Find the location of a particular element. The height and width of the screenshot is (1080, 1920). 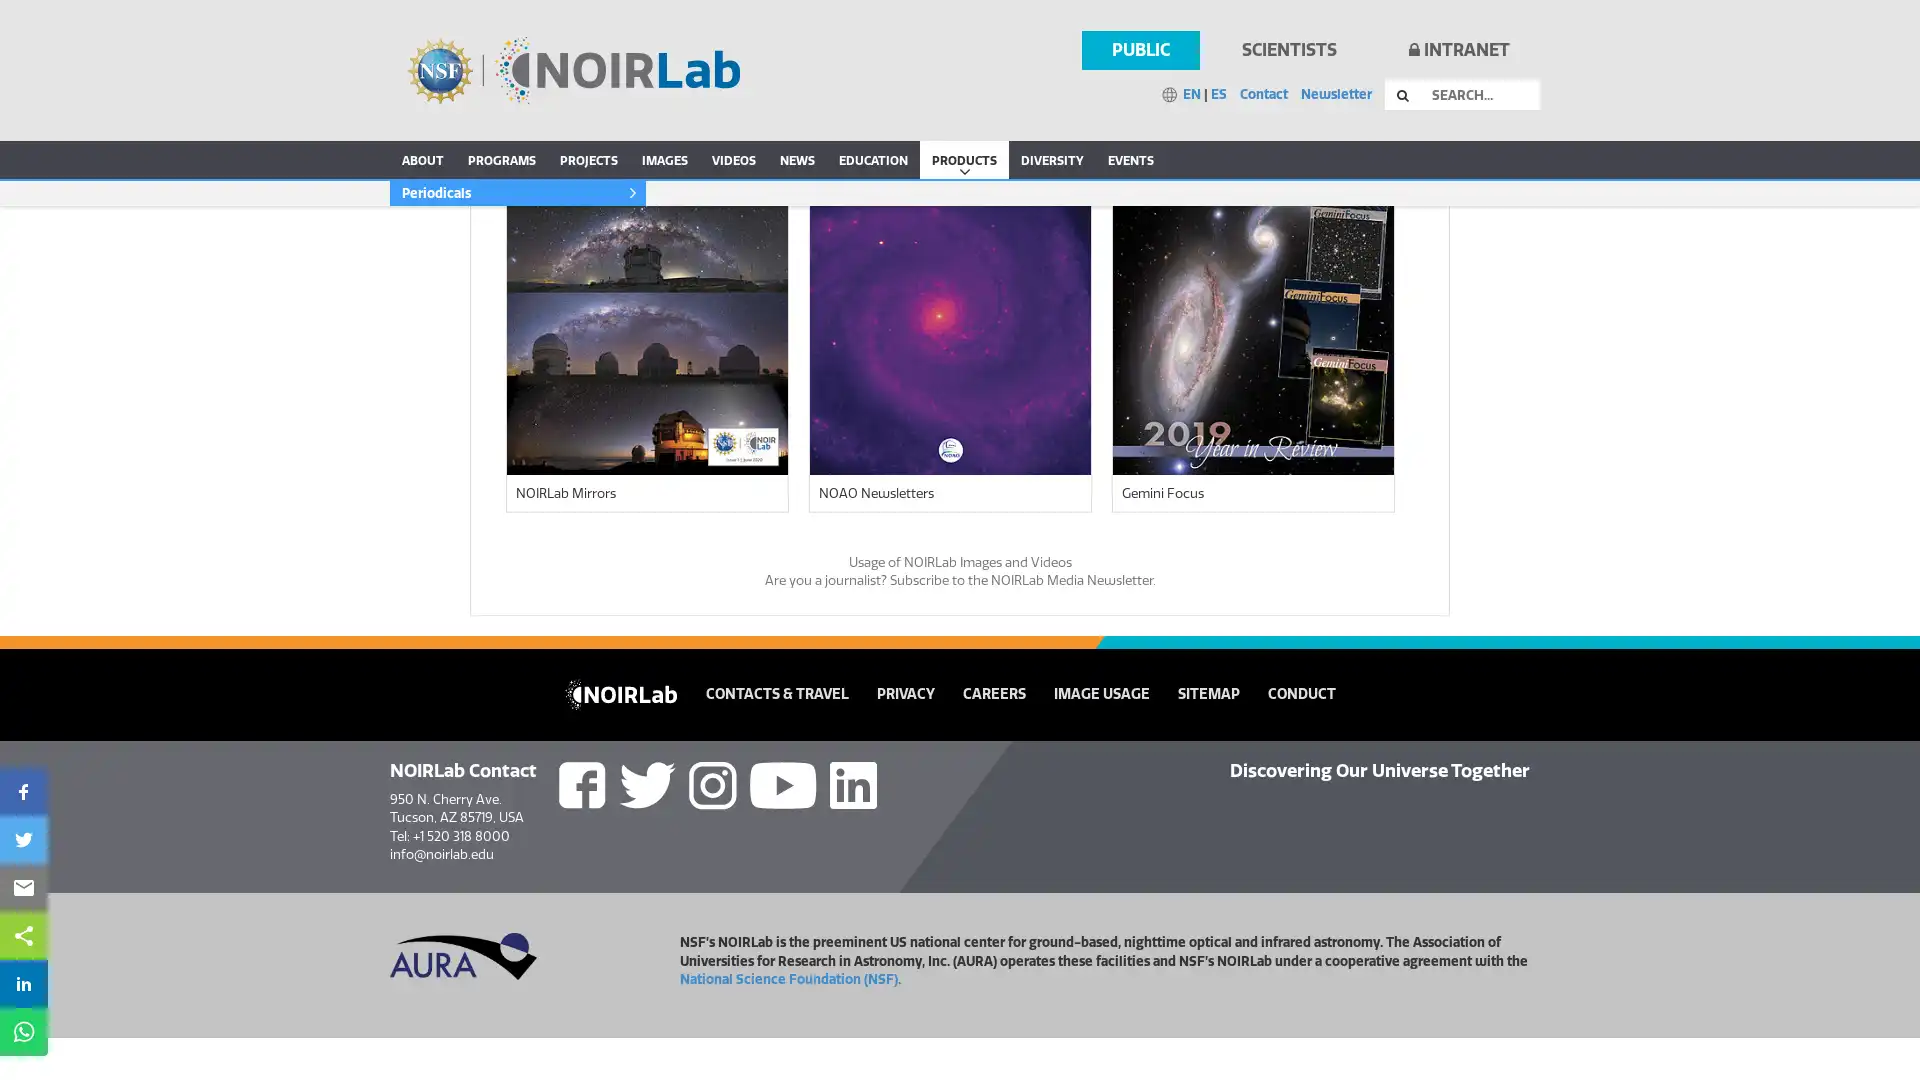

PUBLIC is located at coordinates (1140, 49).